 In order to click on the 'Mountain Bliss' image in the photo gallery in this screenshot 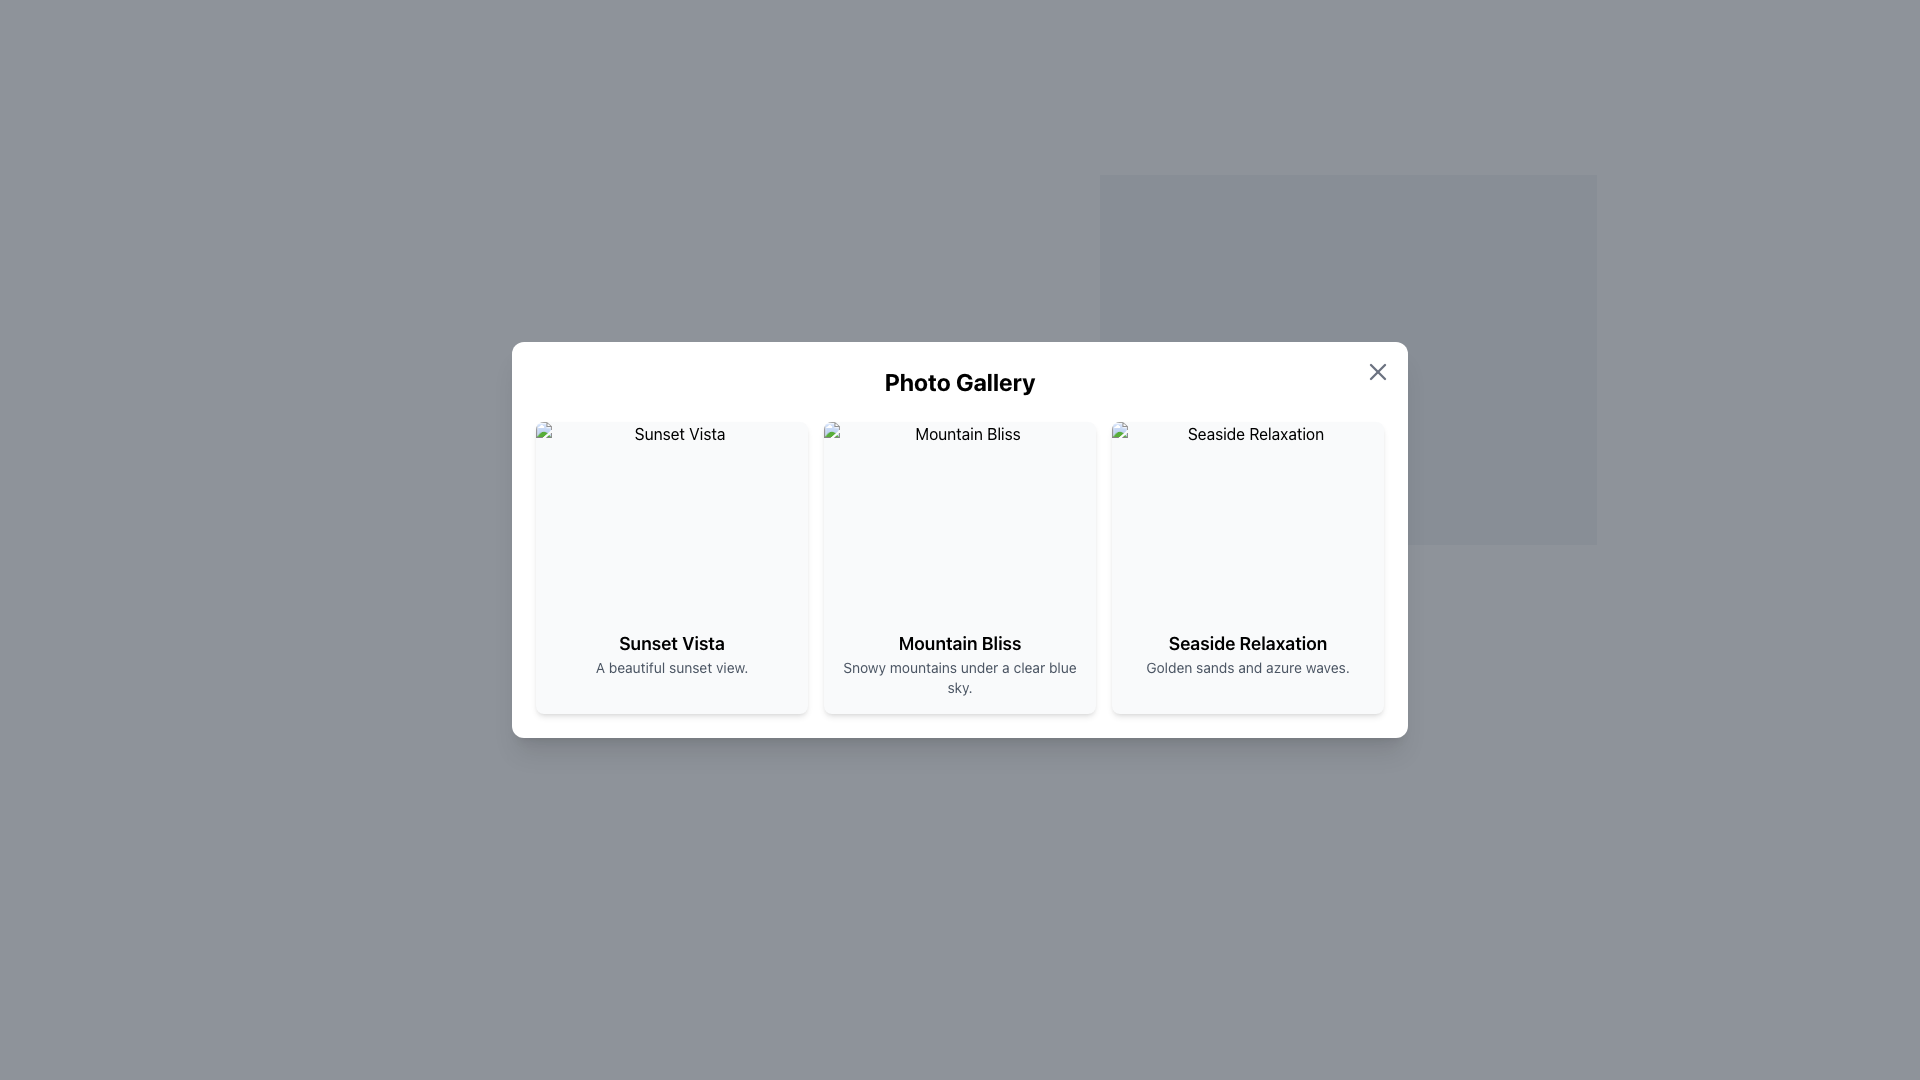, I will do `click(960, 516)`.